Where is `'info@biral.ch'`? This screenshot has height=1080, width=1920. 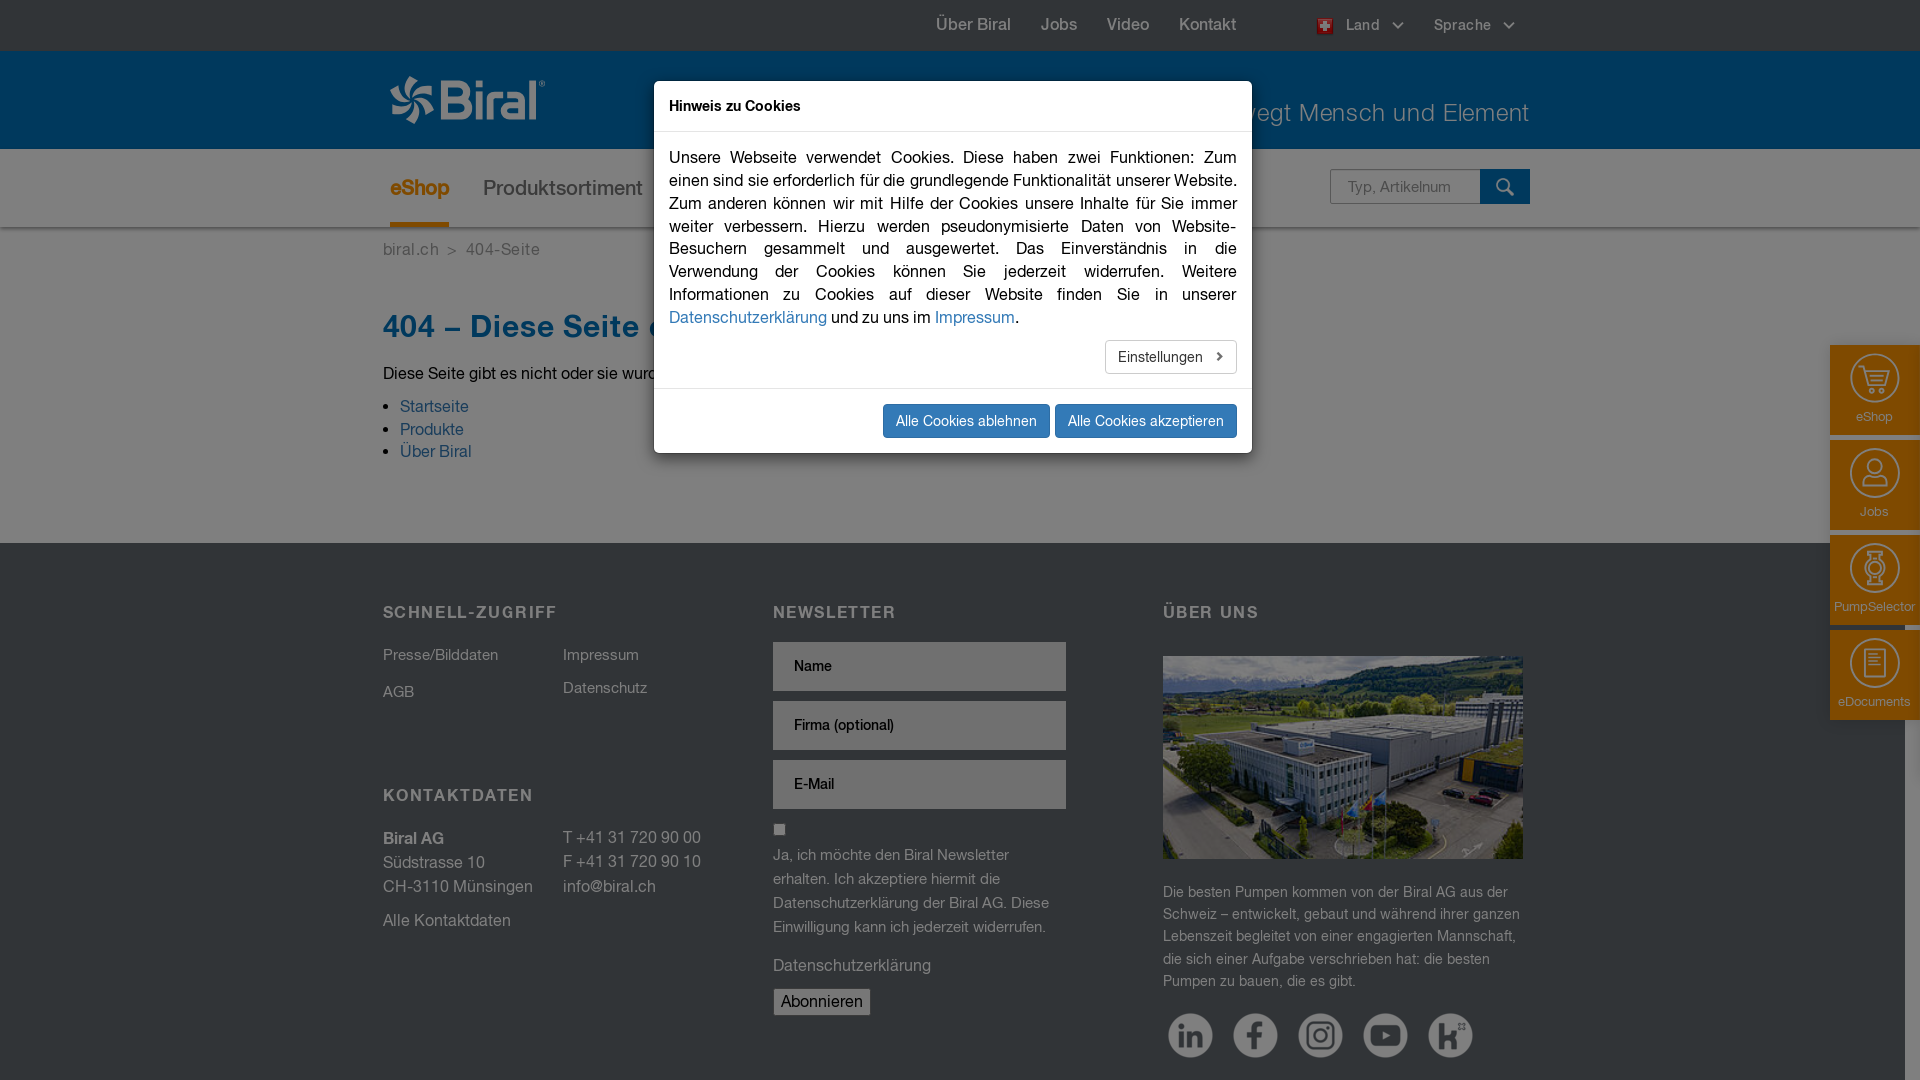
'info@biral.ch' is located at coordinates (607, 885).